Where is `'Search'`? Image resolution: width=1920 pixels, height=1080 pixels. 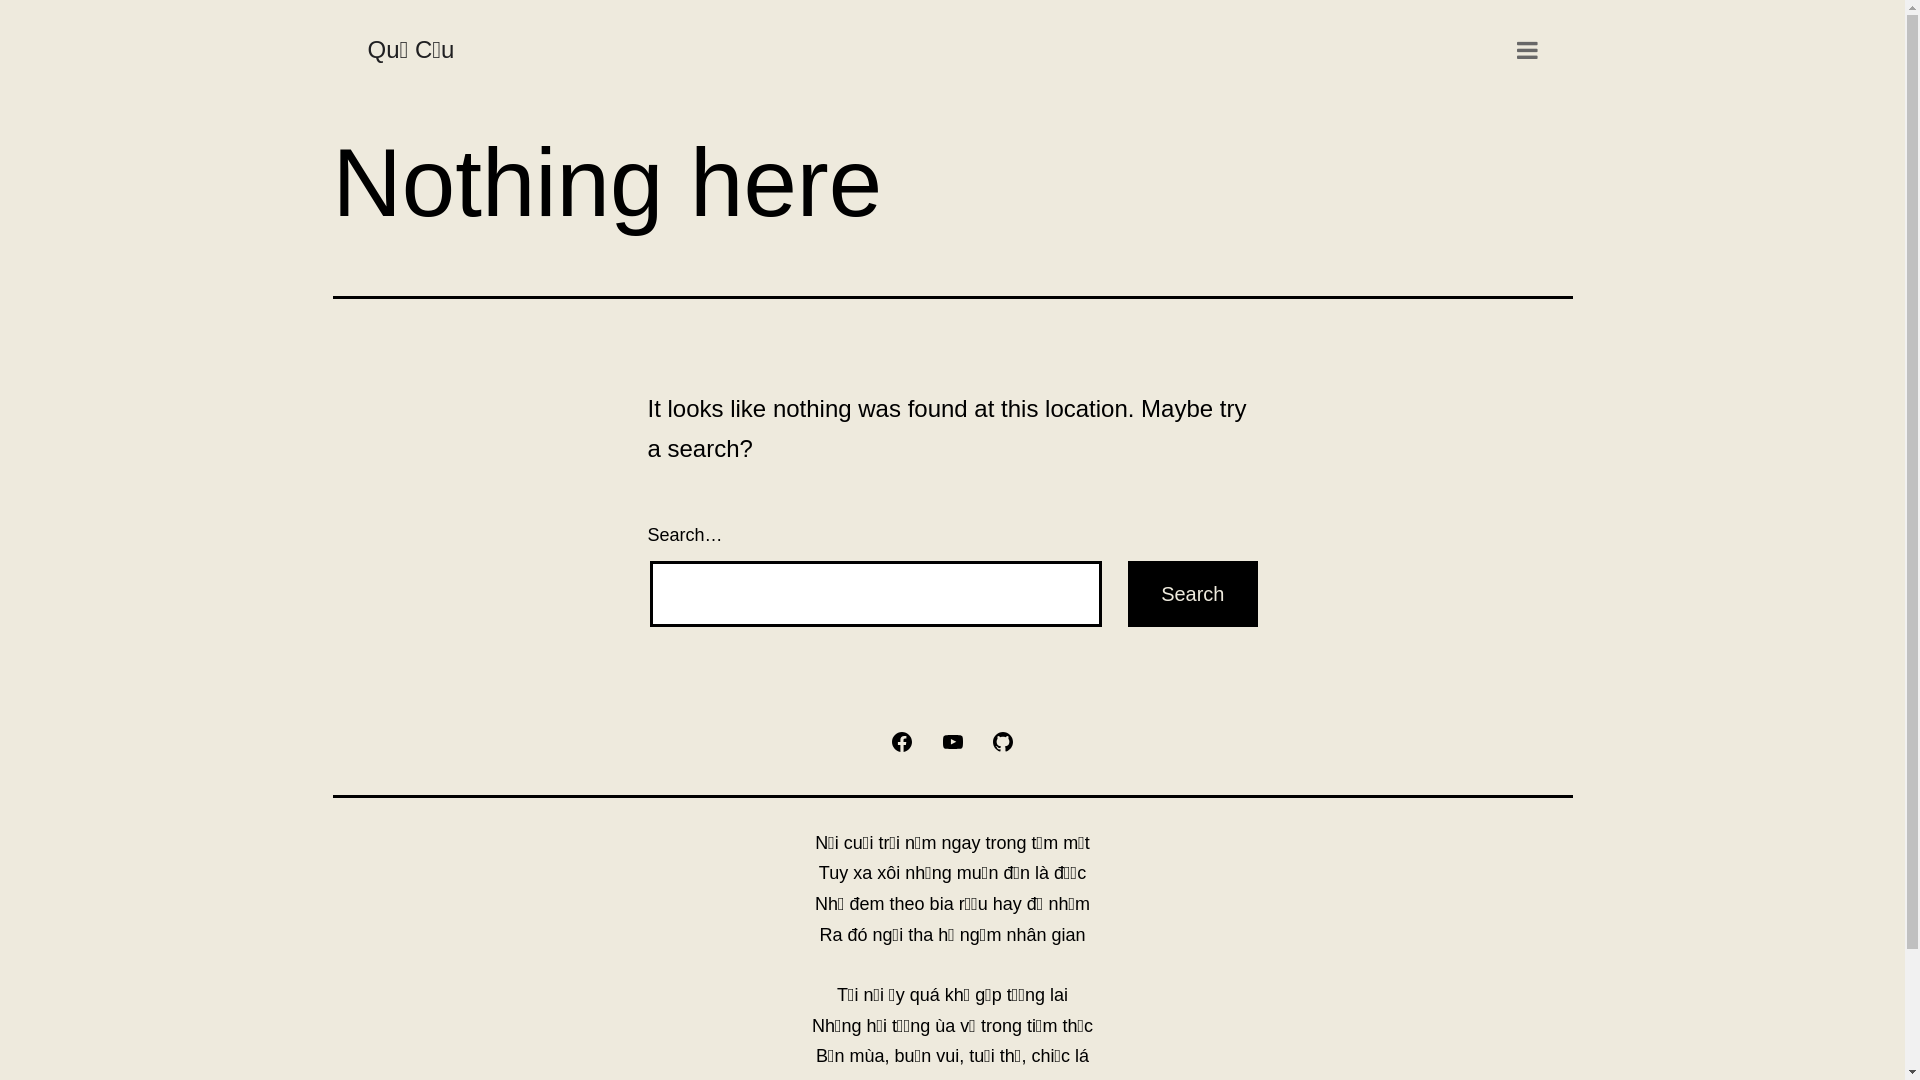
'Search' is located at coordinates (1192, 593).